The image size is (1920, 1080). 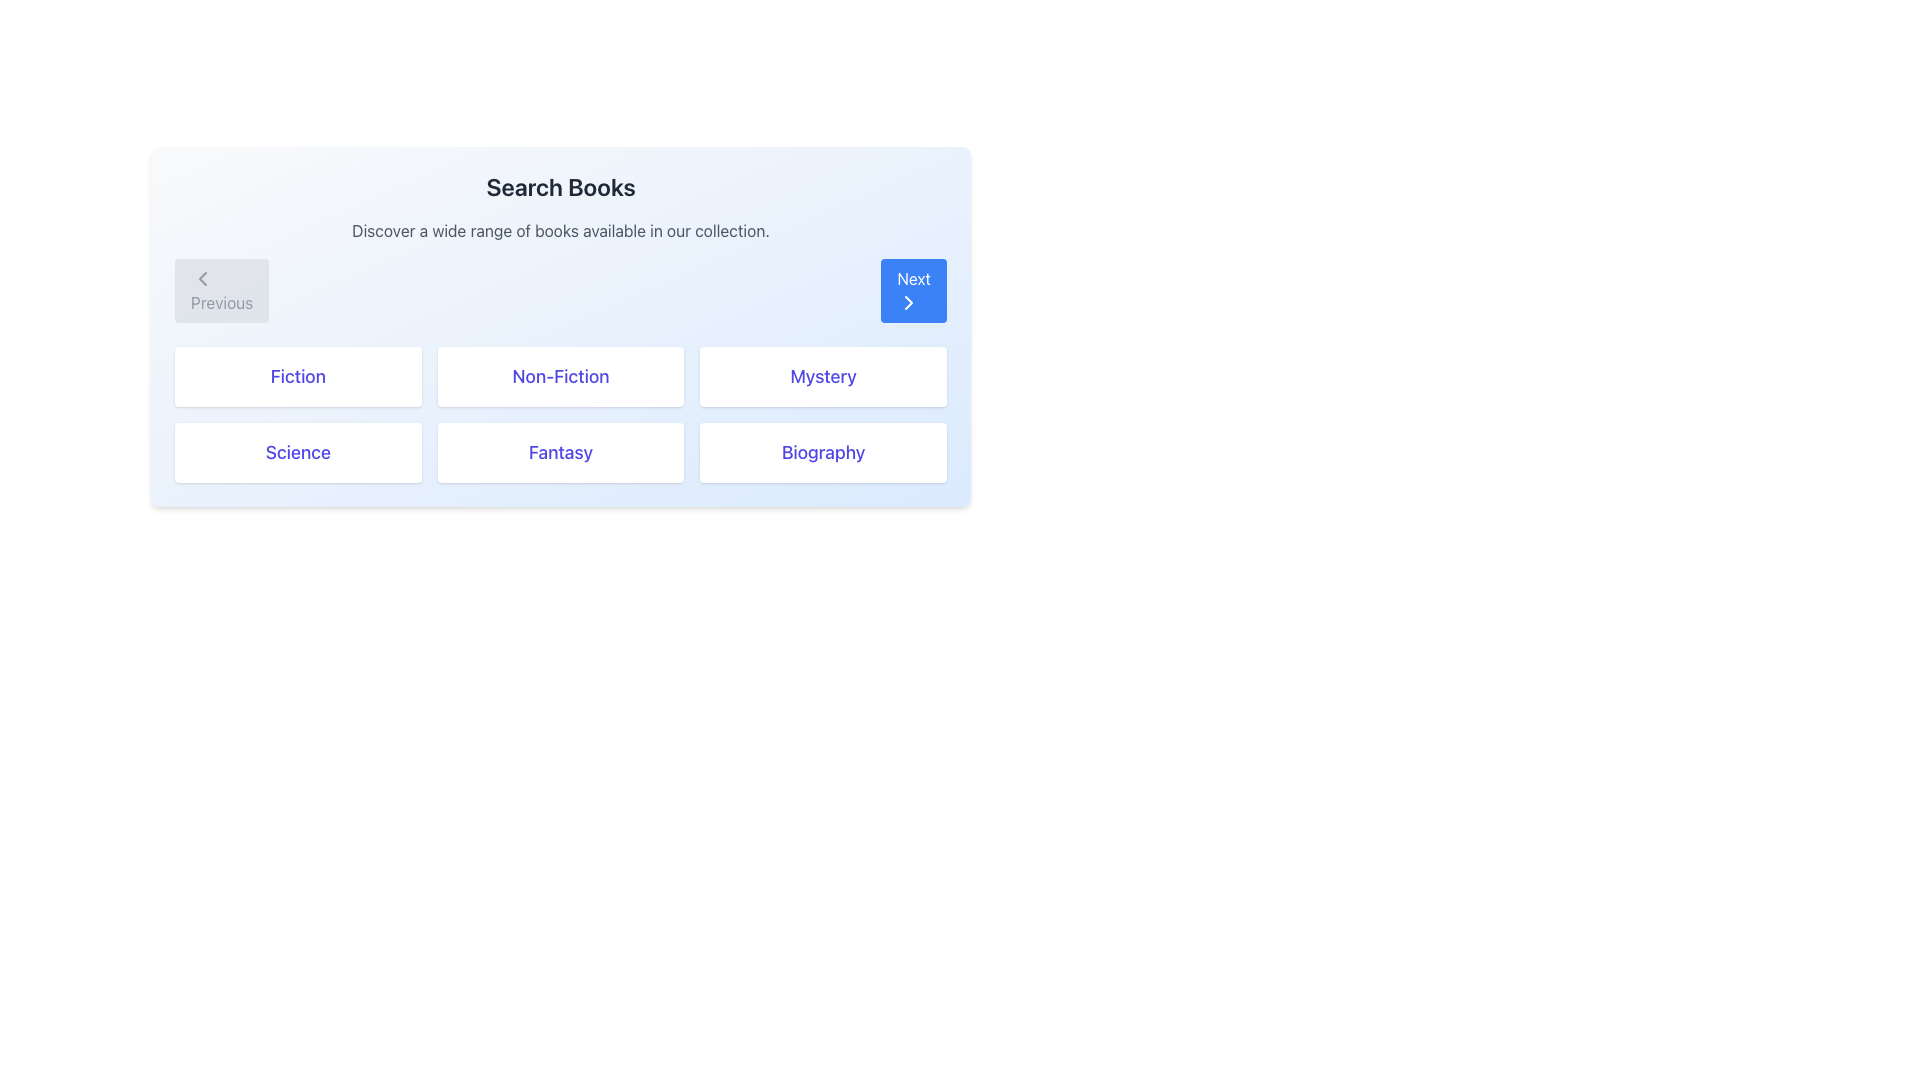 I want to click on the Modal overlay, so click(x=560, y=323).